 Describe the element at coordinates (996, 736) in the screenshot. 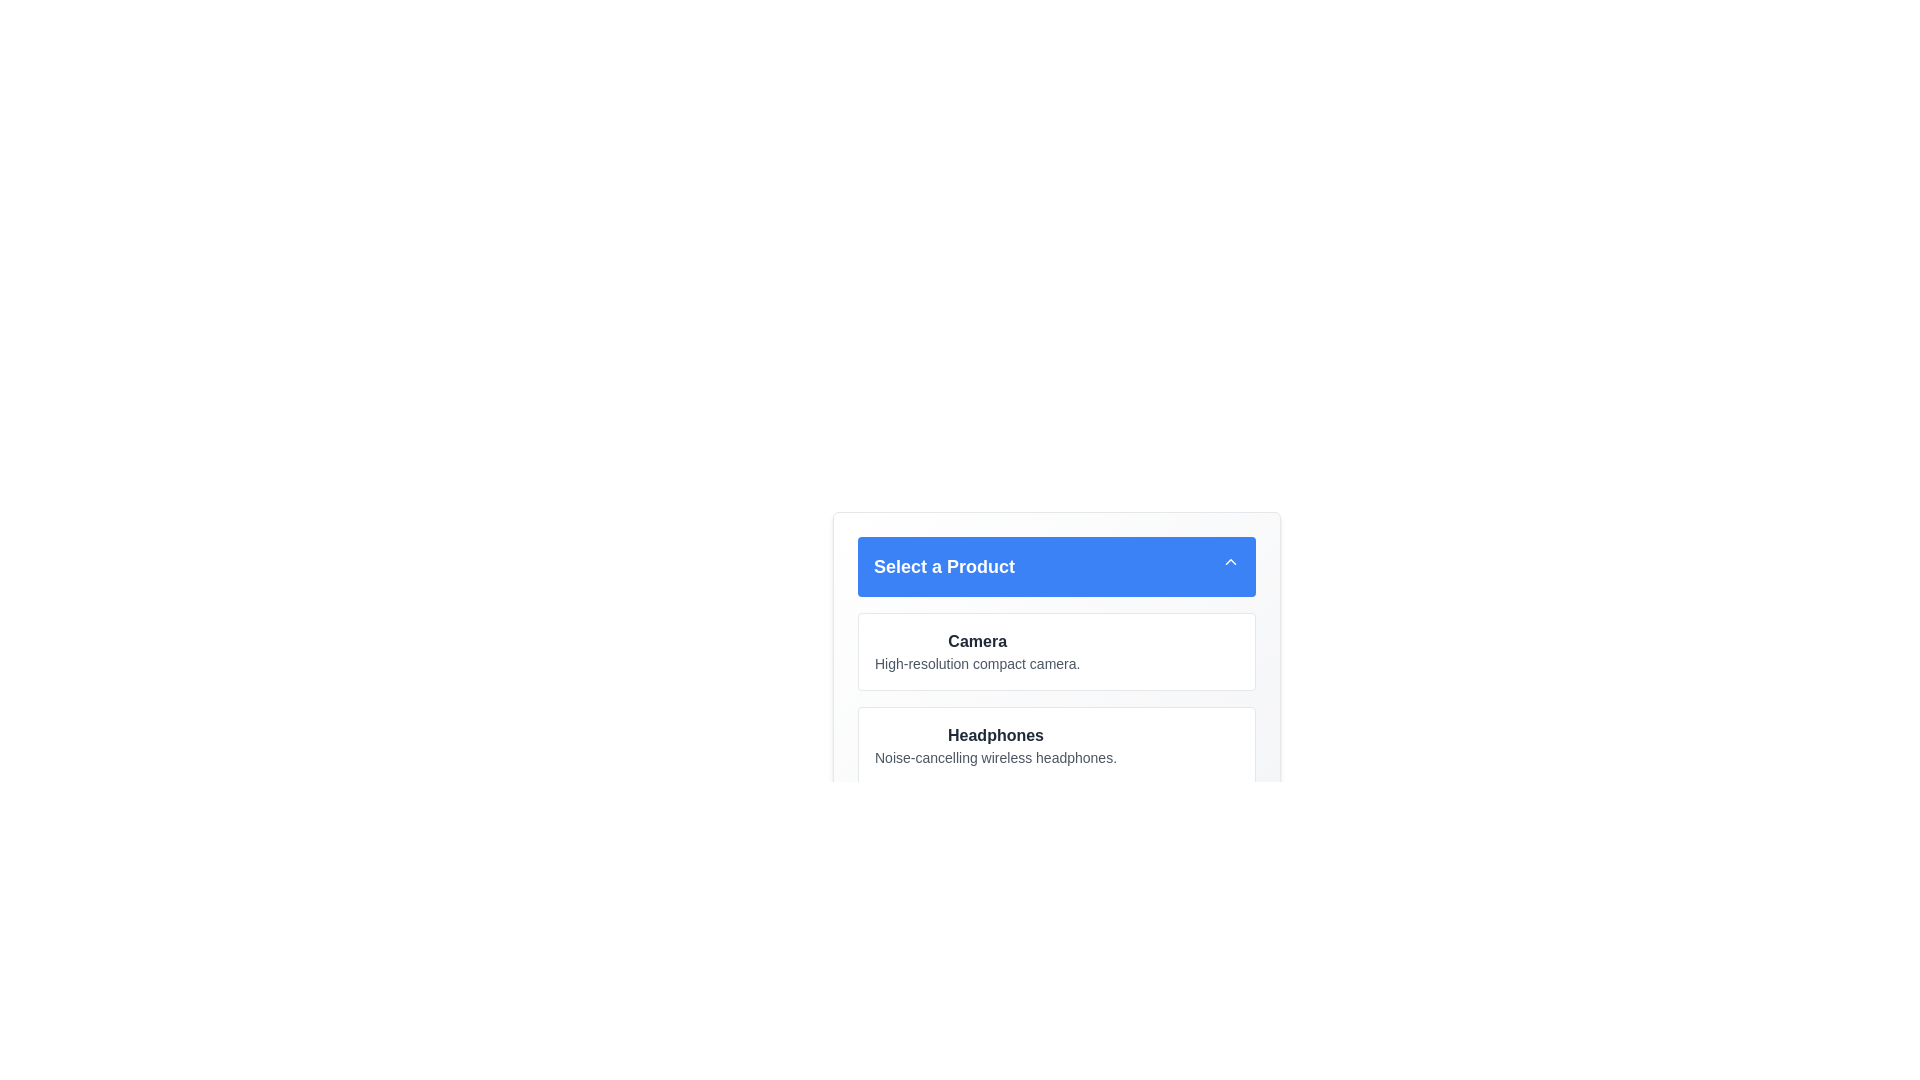

I see `the 'Headphones' text label, which is styled in bold dark gray and positioned under the 'Select a Product' section, below the 'Camera' item` at that location.